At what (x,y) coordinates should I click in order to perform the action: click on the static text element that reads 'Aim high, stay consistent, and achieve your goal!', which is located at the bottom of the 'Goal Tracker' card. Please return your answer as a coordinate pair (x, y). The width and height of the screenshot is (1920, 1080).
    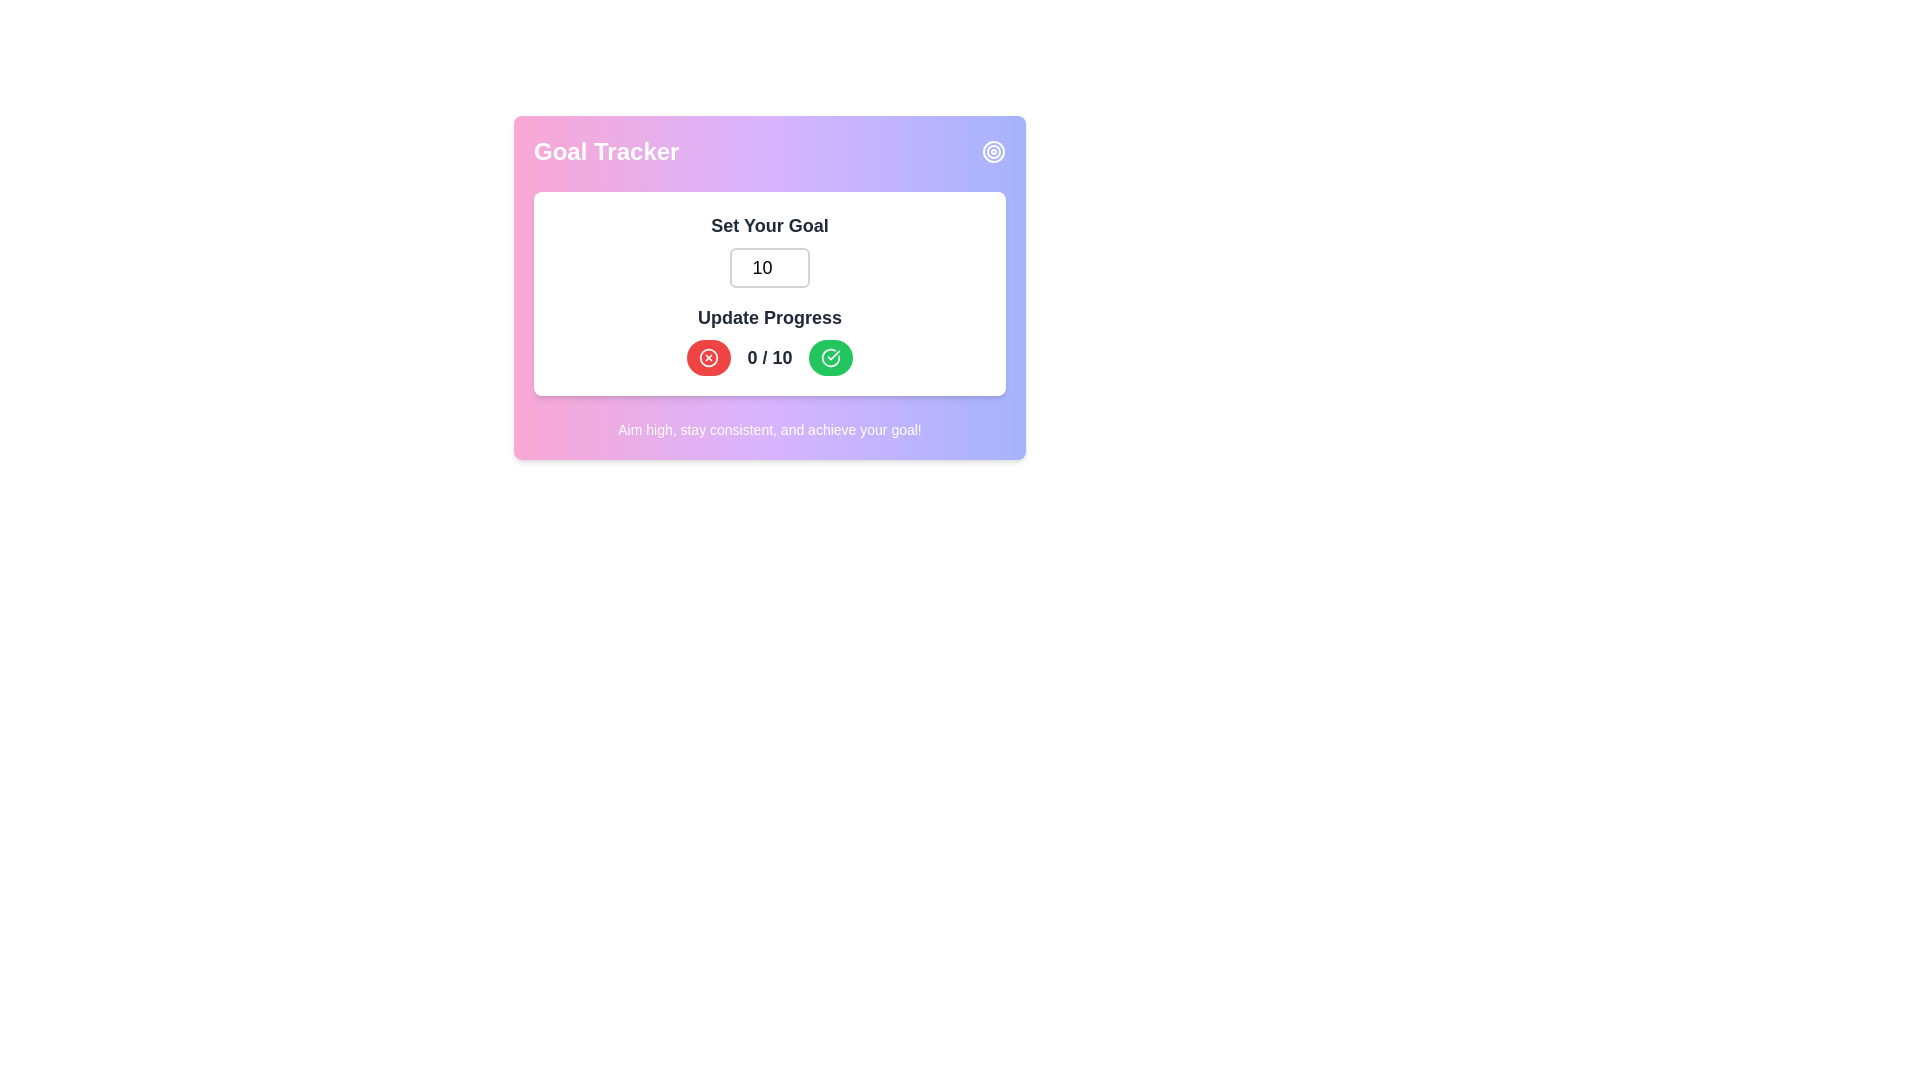
    Looking at the image, I should click on (768, 428).